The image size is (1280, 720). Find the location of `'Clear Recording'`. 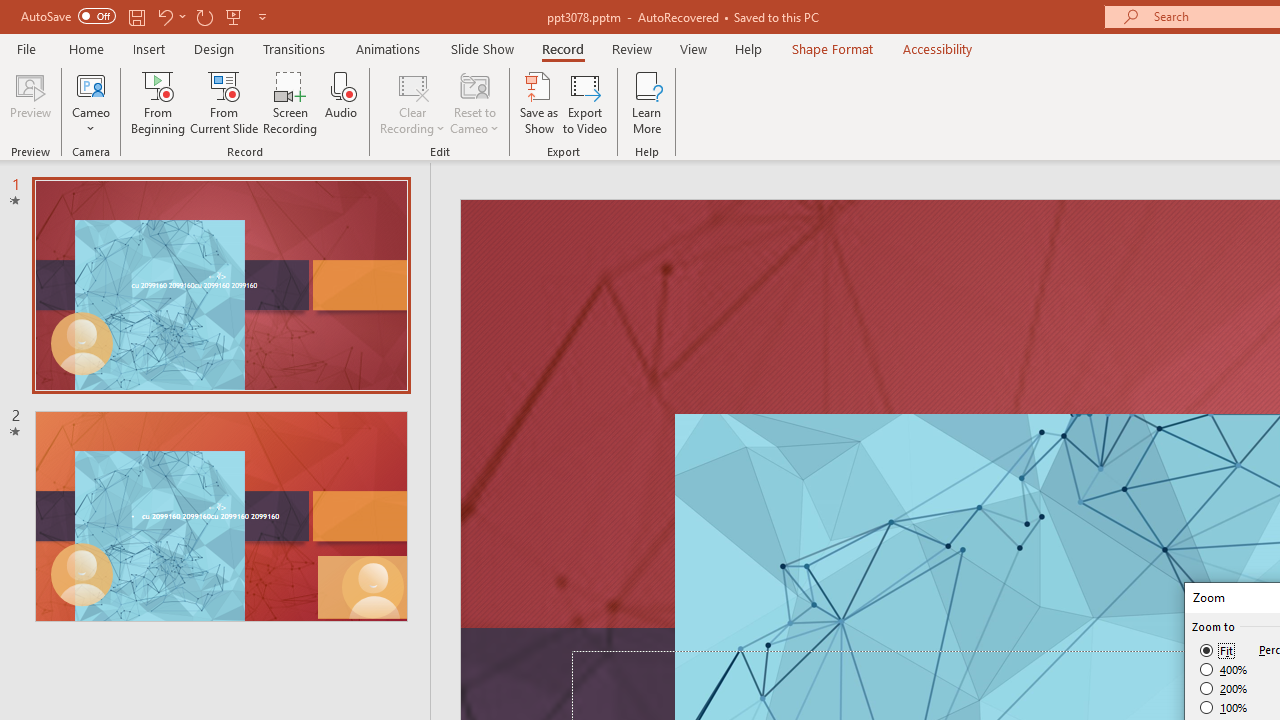

'Clear Recording' is located at coordinates (411, 103).